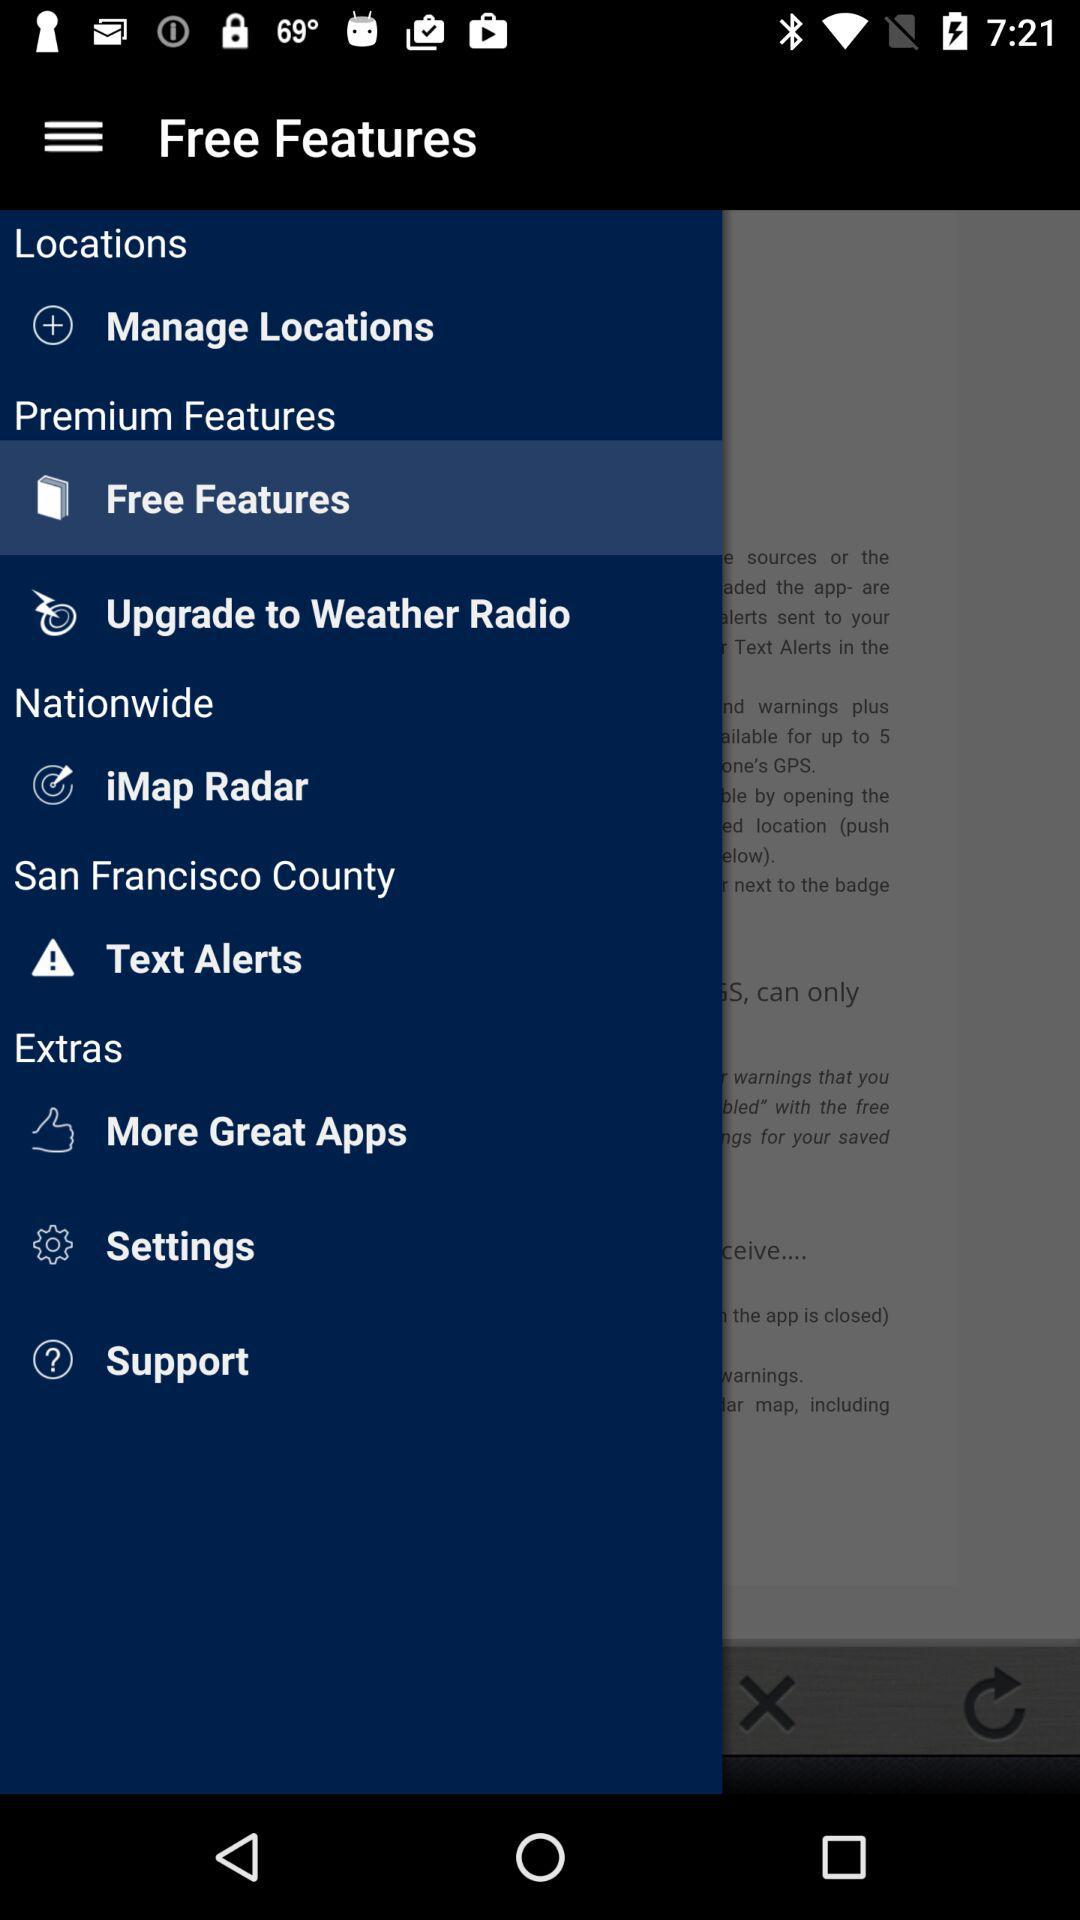 Image resolution: width=1080 pixels, height=1920 pixels. What do you see at coordinates (994, 1702) in the screenshot?
I see `the refresh icon` at bounding box center [994, 1702].